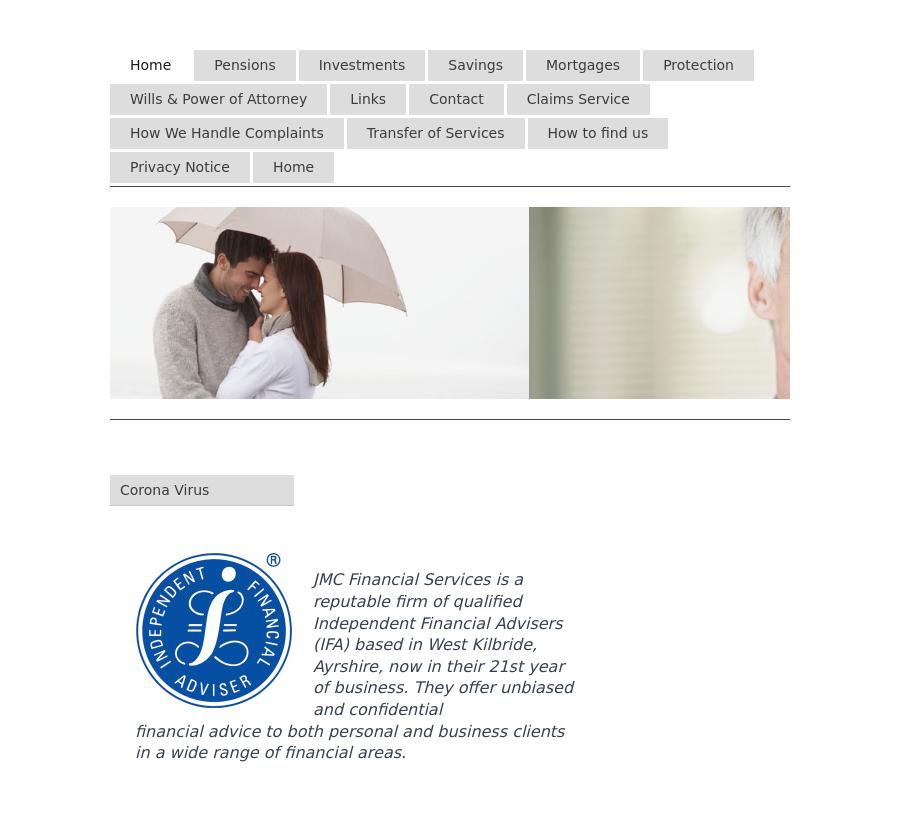 This screenshot has height=823, width=900. Describe the element at coordinates (455, 97) in the screenshot. I see `'Contact'` at that location.